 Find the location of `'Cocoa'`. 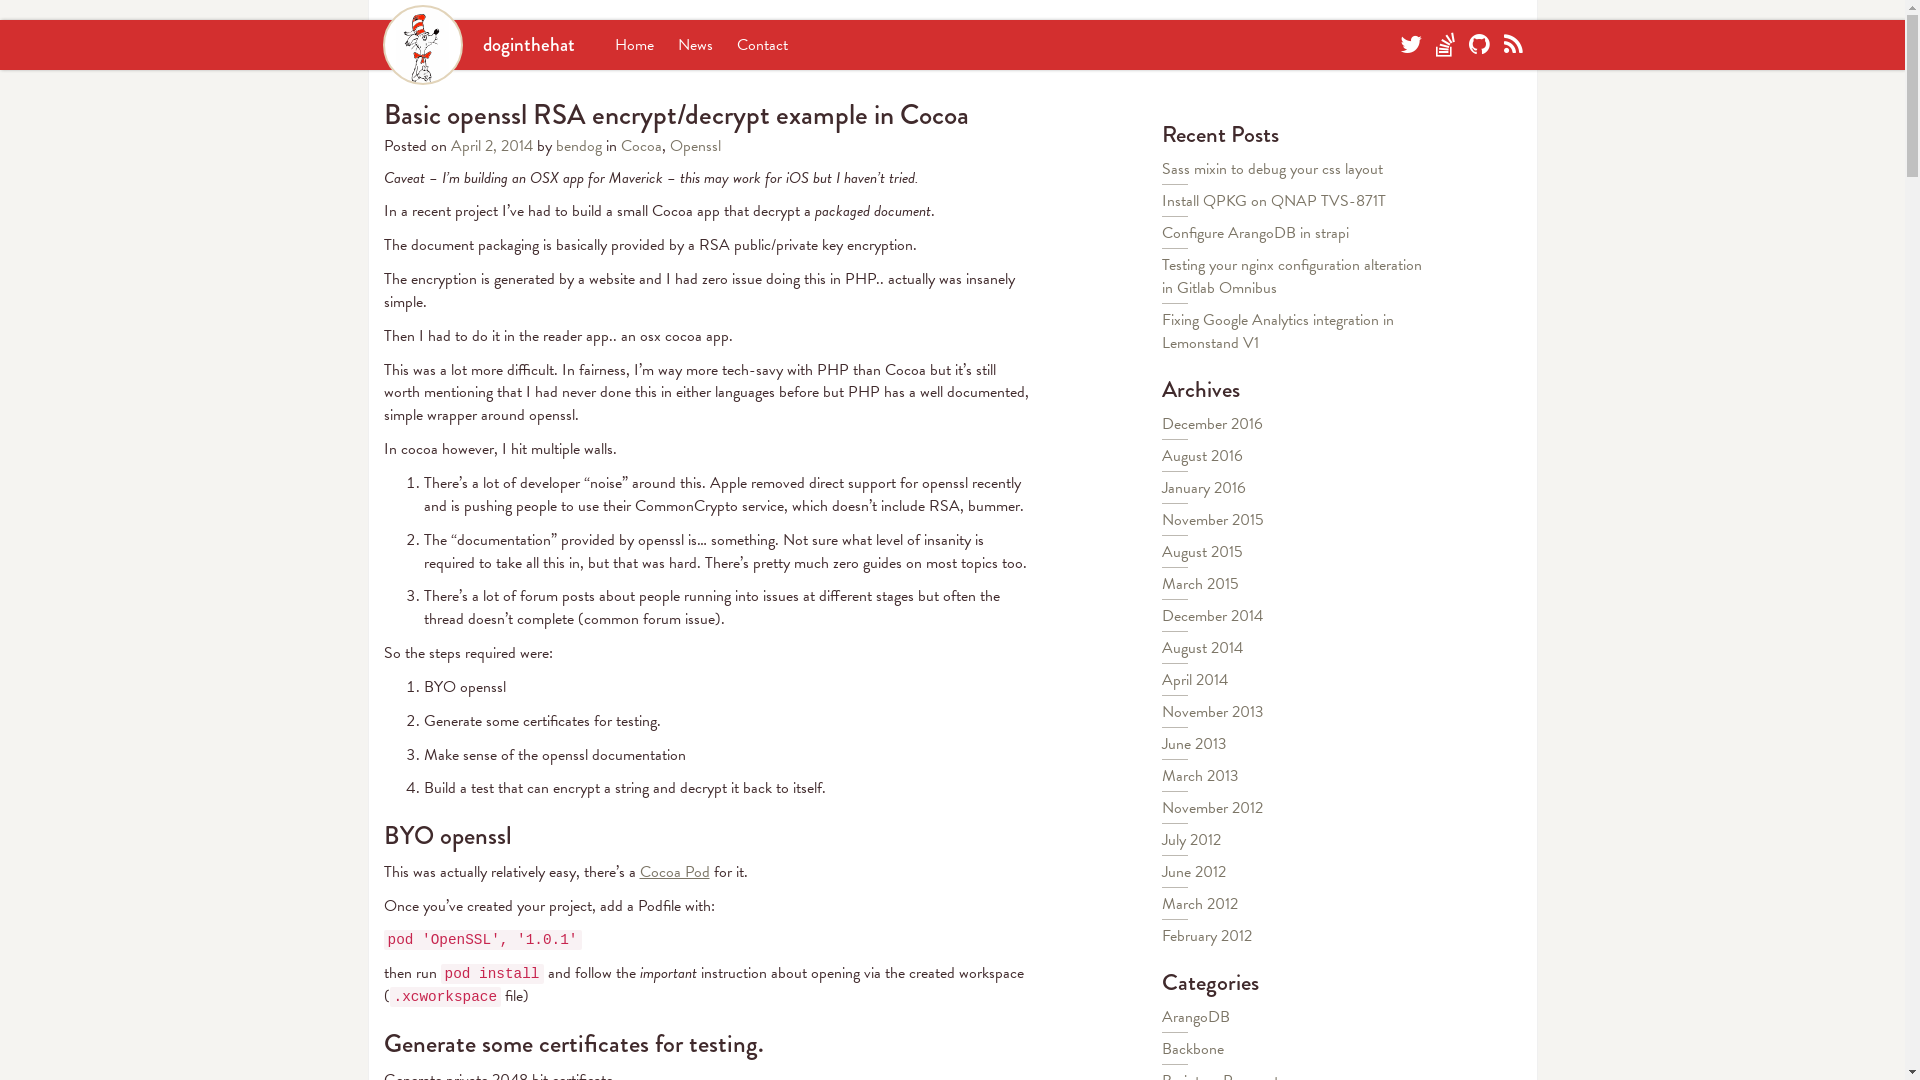

'Cocoa' is located at coordinates (618, 145).